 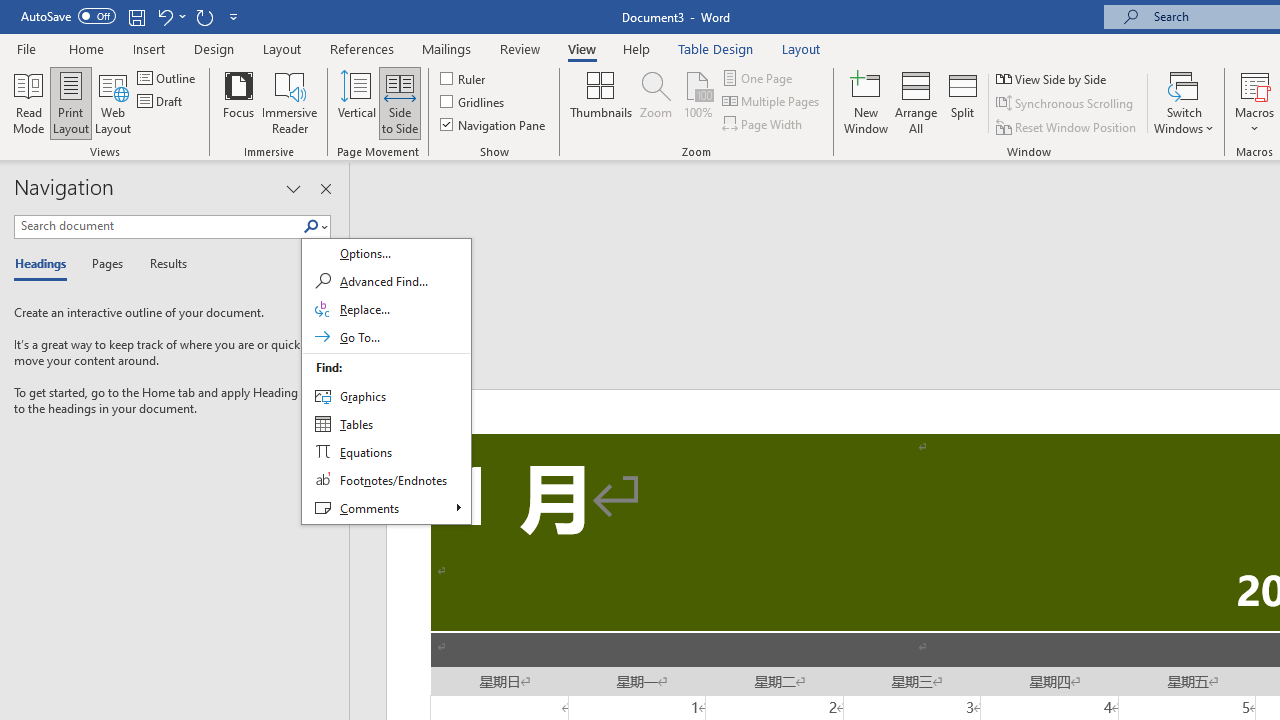 I want to click on 'Side to Side', so click(x=400, y=103).